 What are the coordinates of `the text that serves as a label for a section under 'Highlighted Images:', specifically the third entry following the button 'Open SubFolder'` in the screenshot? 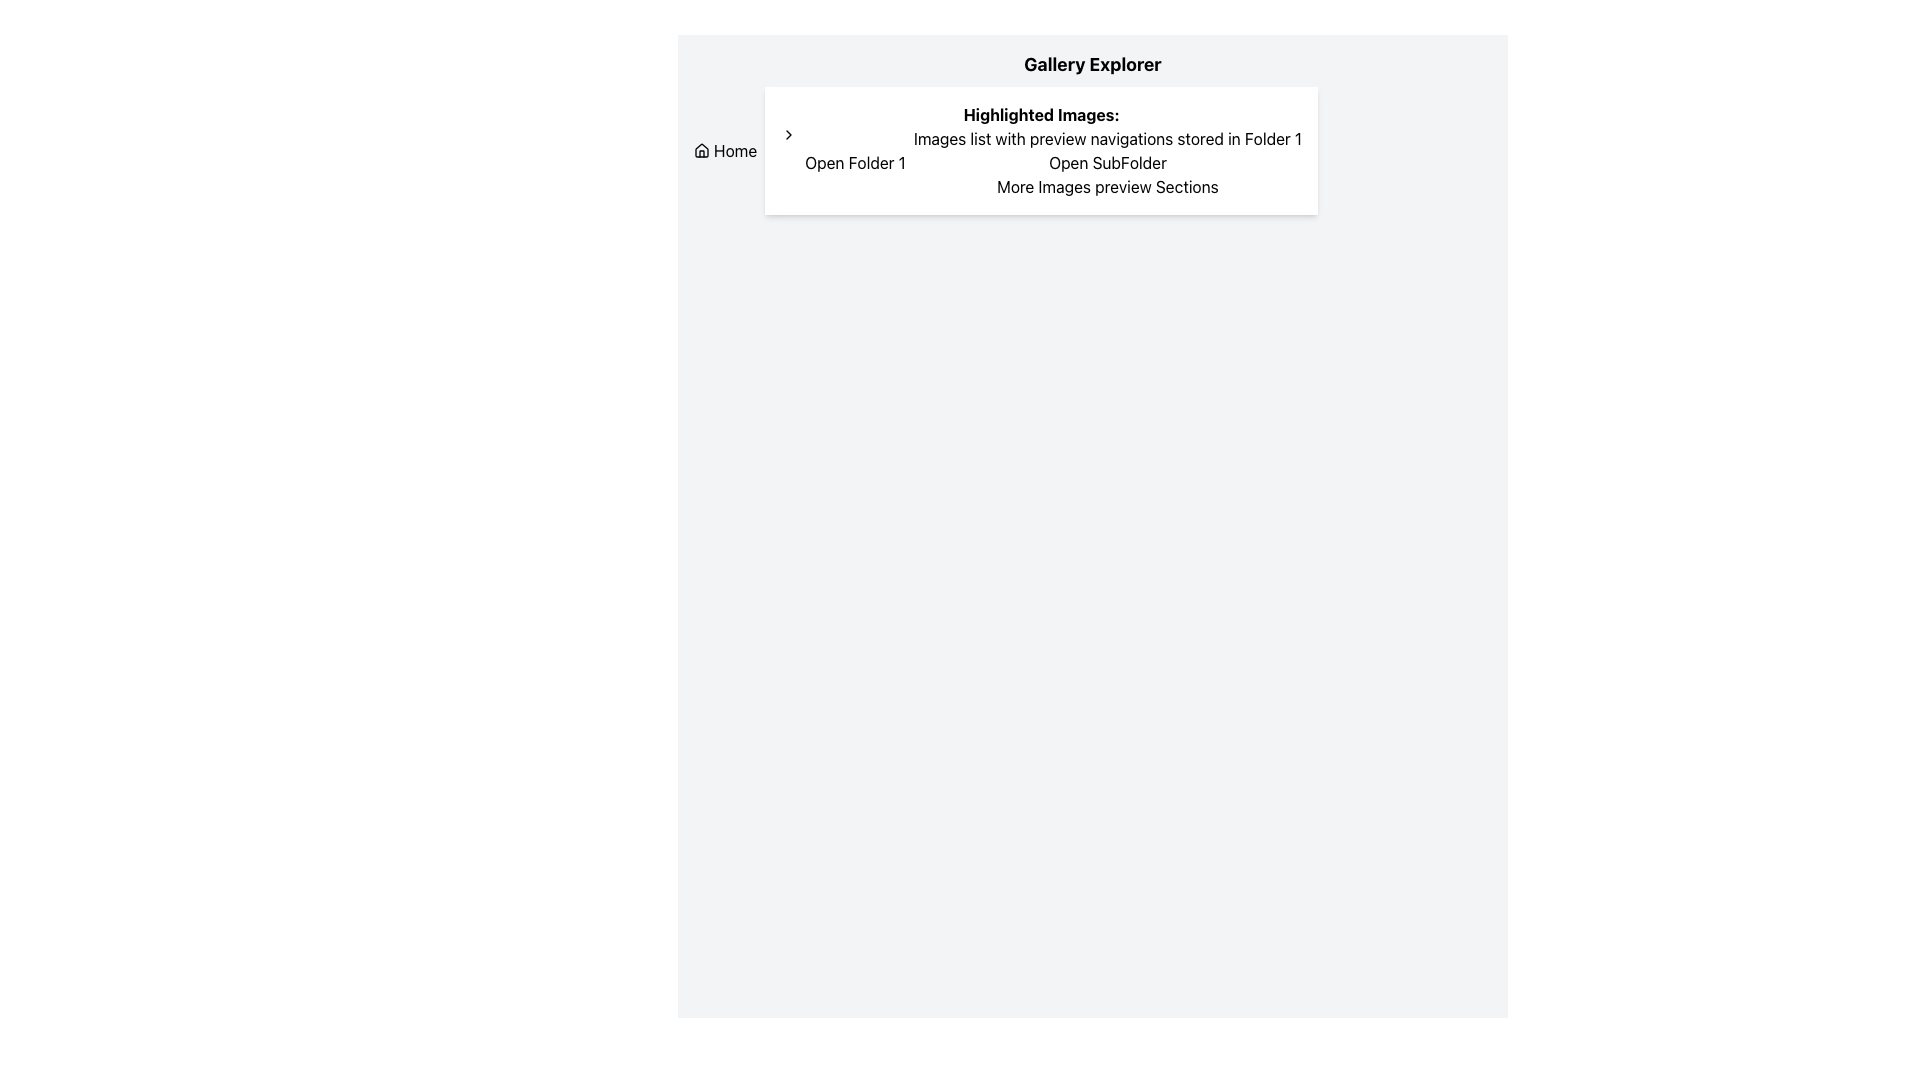 It's located at (1107, 186).